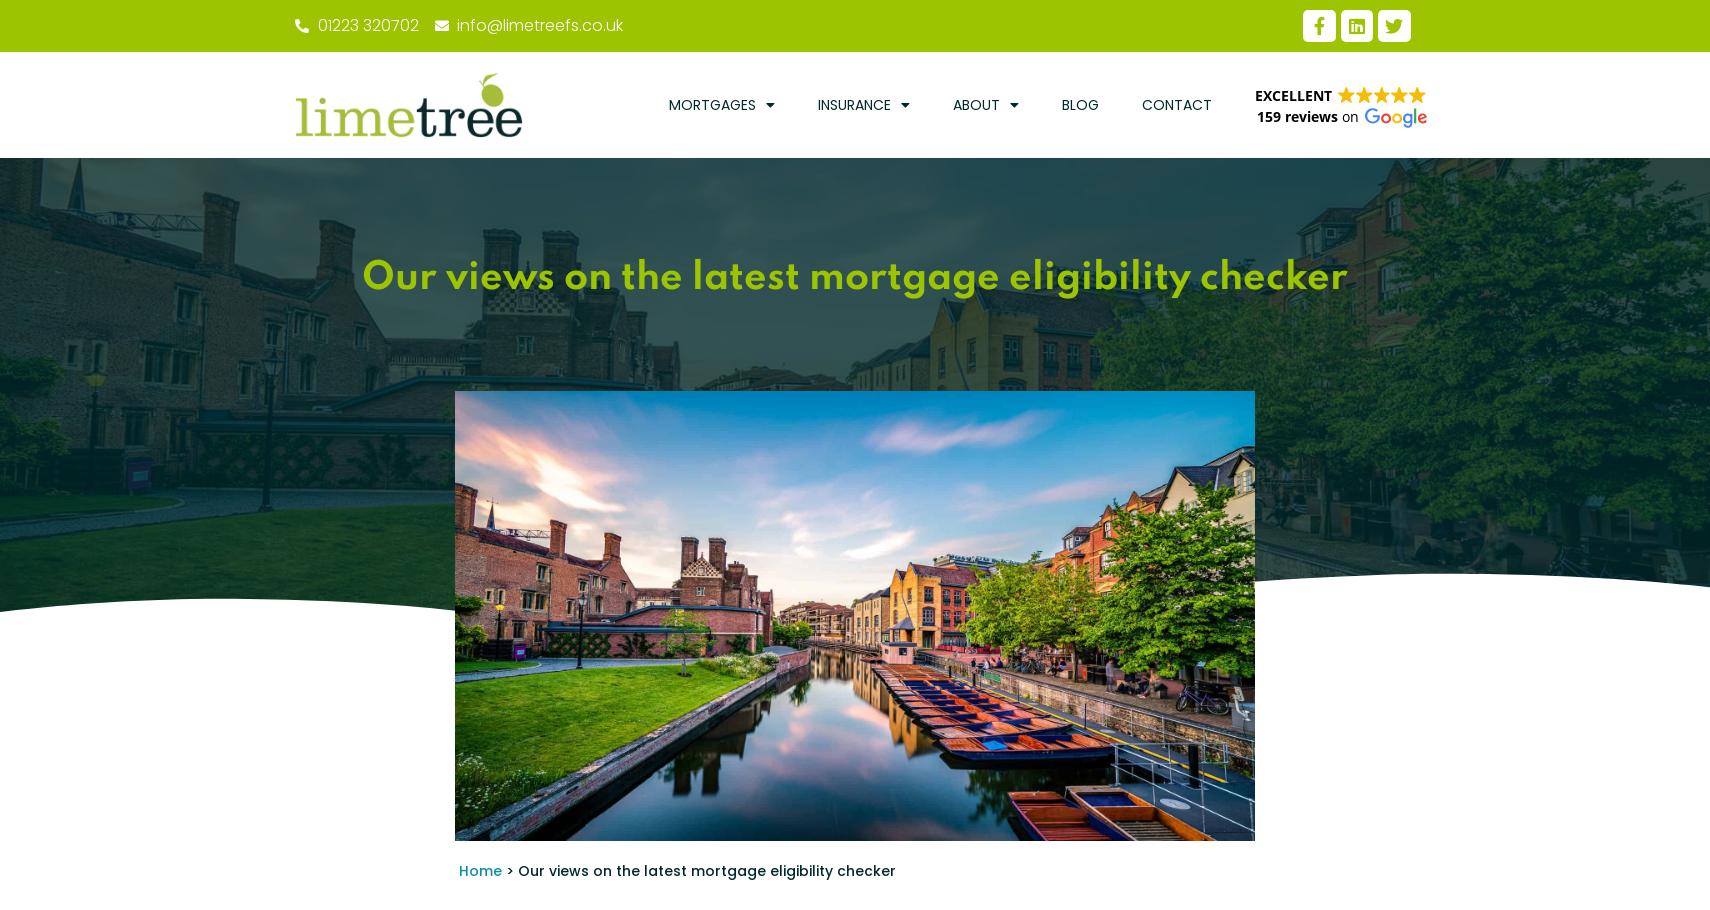 Image resolution: width=1710 pixels, height=910 pixels. What do you see at coordinates (395, 824) in the screenshot?
I see `'S Kirk'` at bounding box center [395, 824].